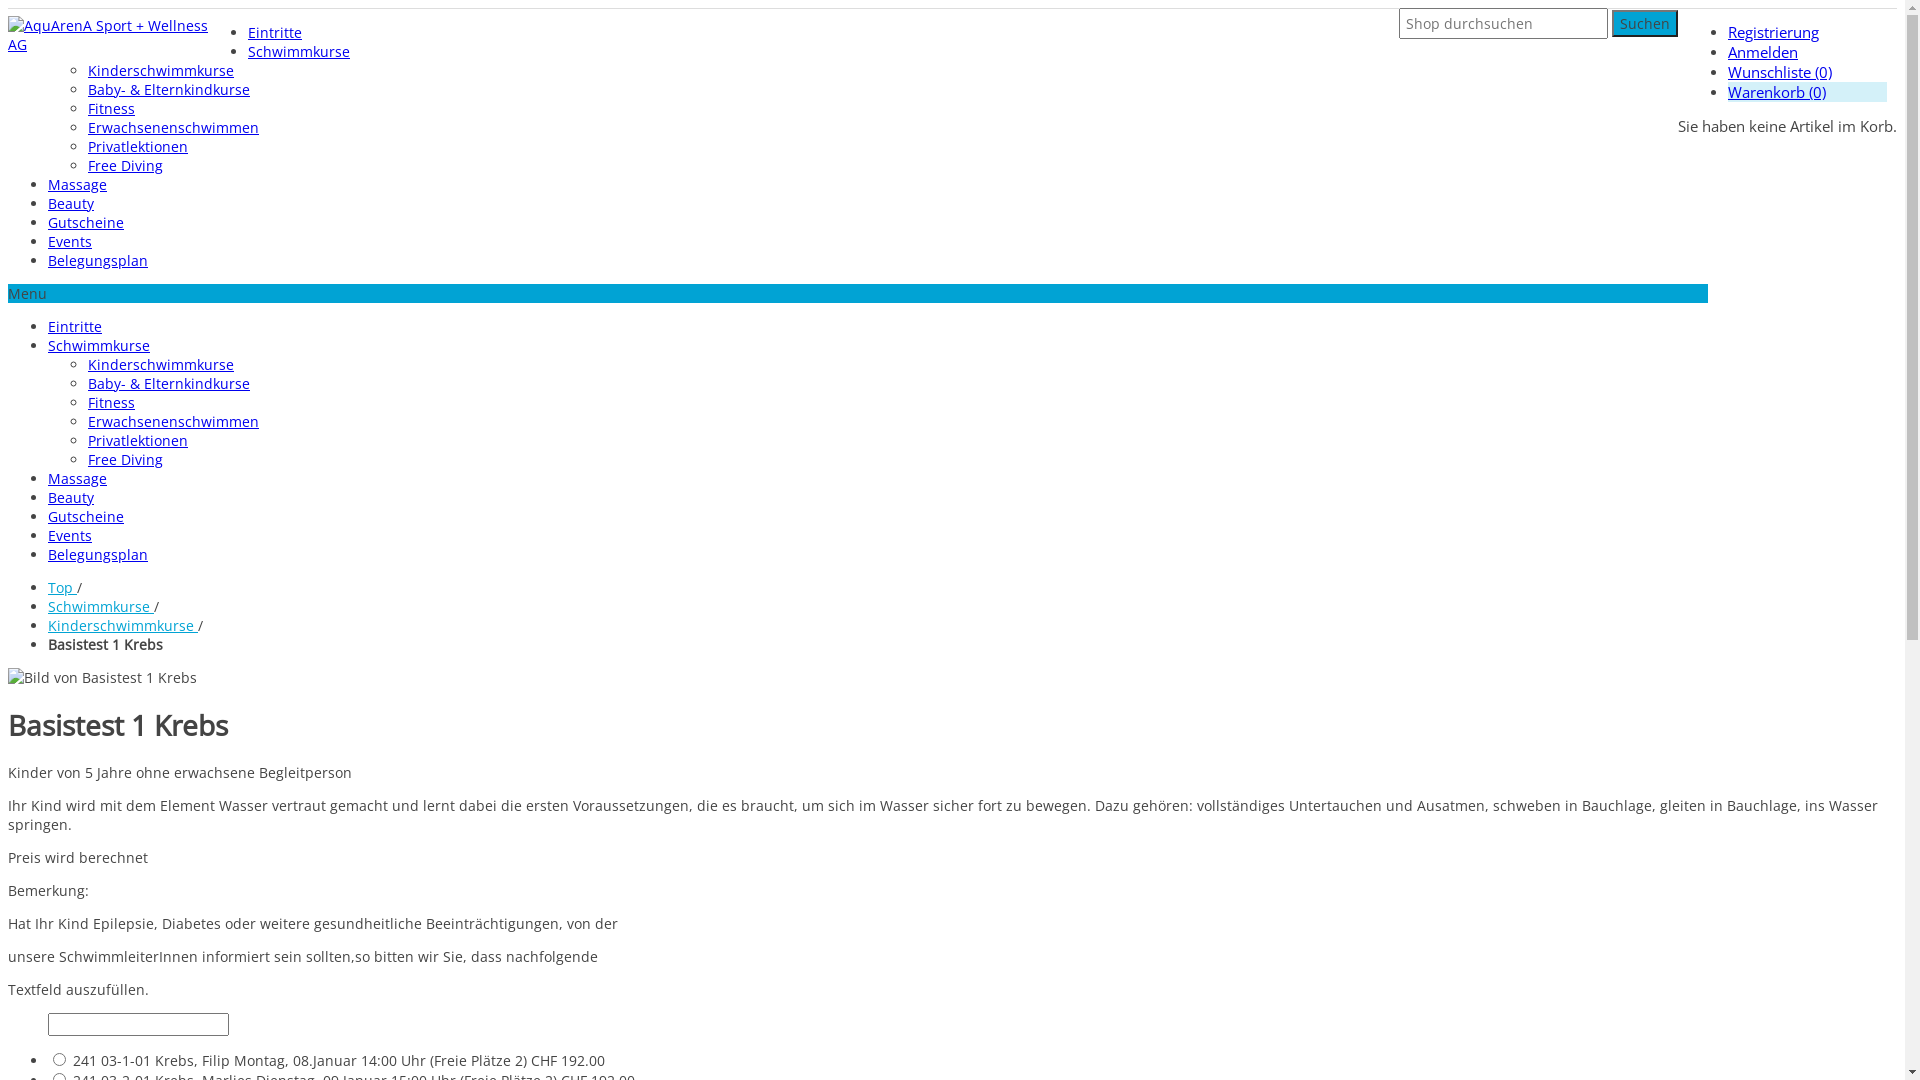  Describe the element at coordinates (124, 164) in the screenshot. I see `'Free Diving'` at that location.